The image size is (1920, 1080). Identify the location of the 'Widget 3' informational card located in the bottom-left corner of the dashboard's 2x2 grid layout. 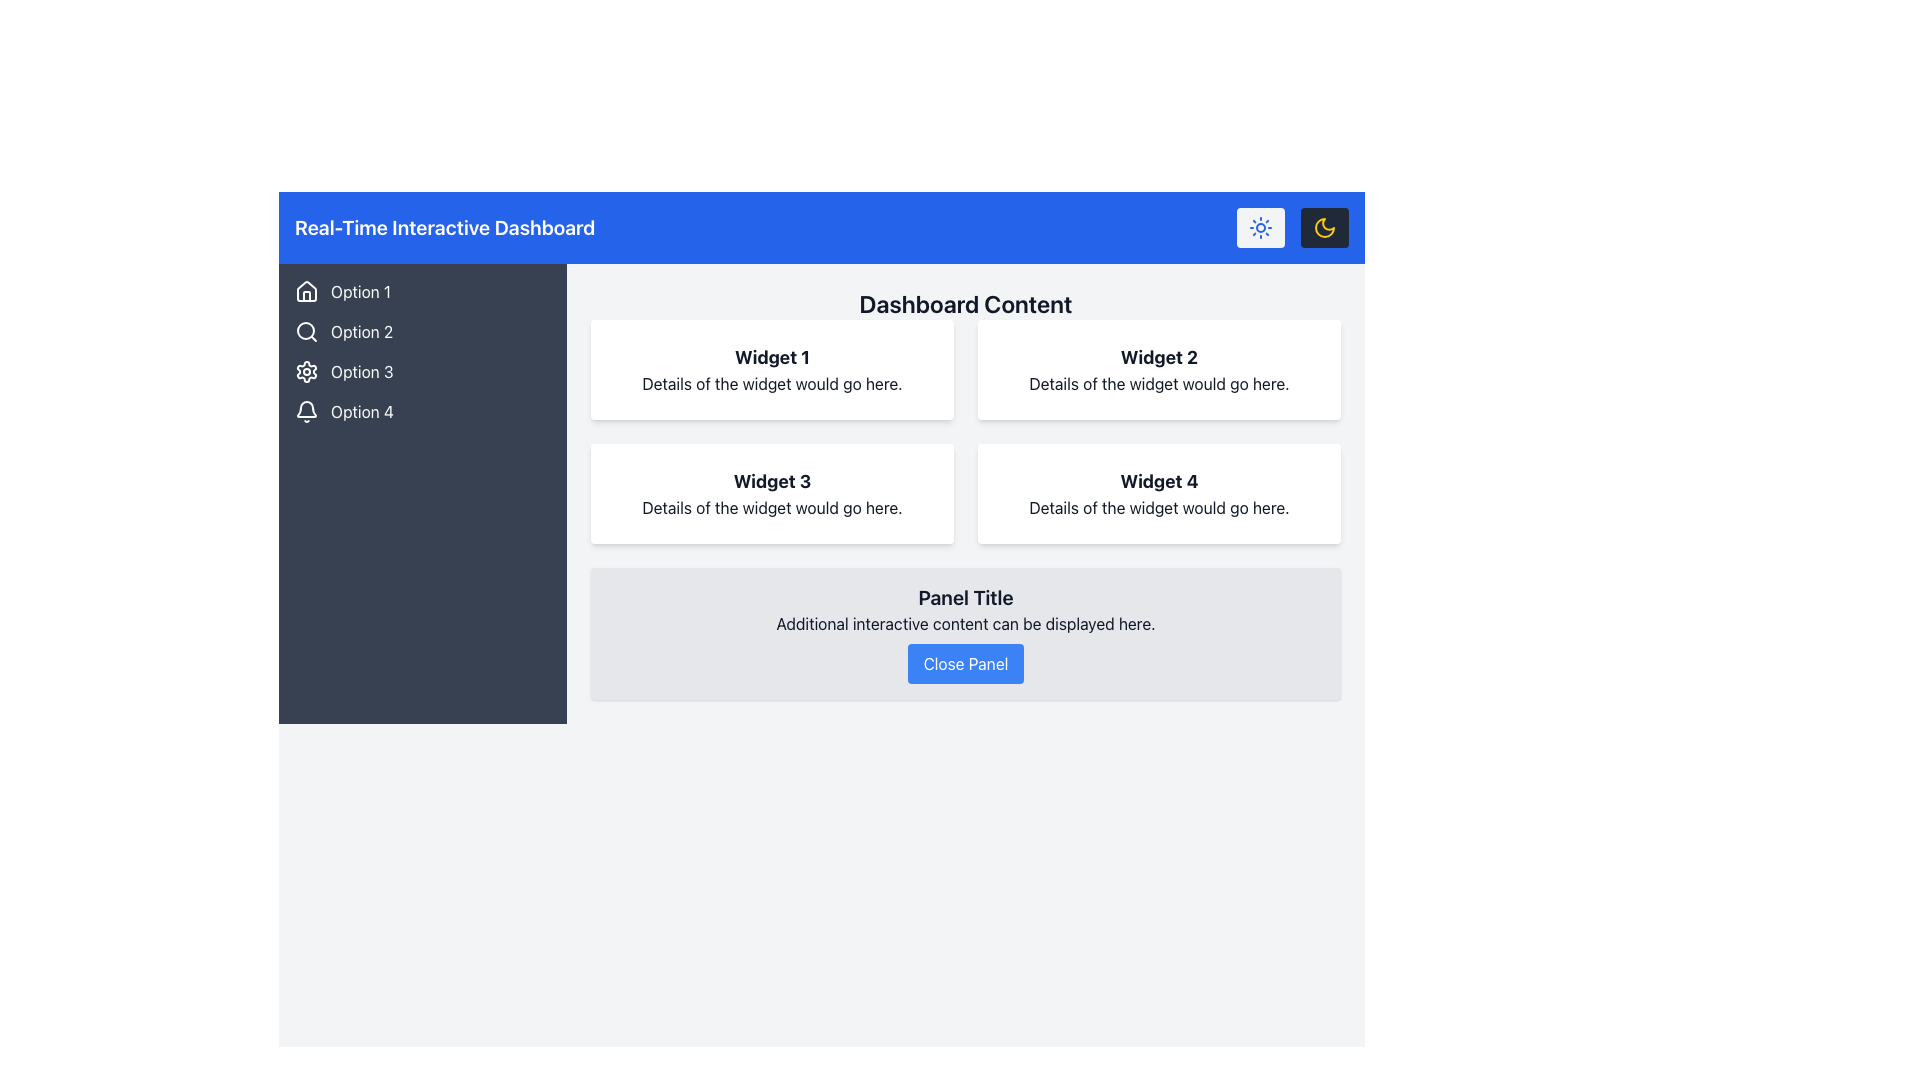
(771, 493).